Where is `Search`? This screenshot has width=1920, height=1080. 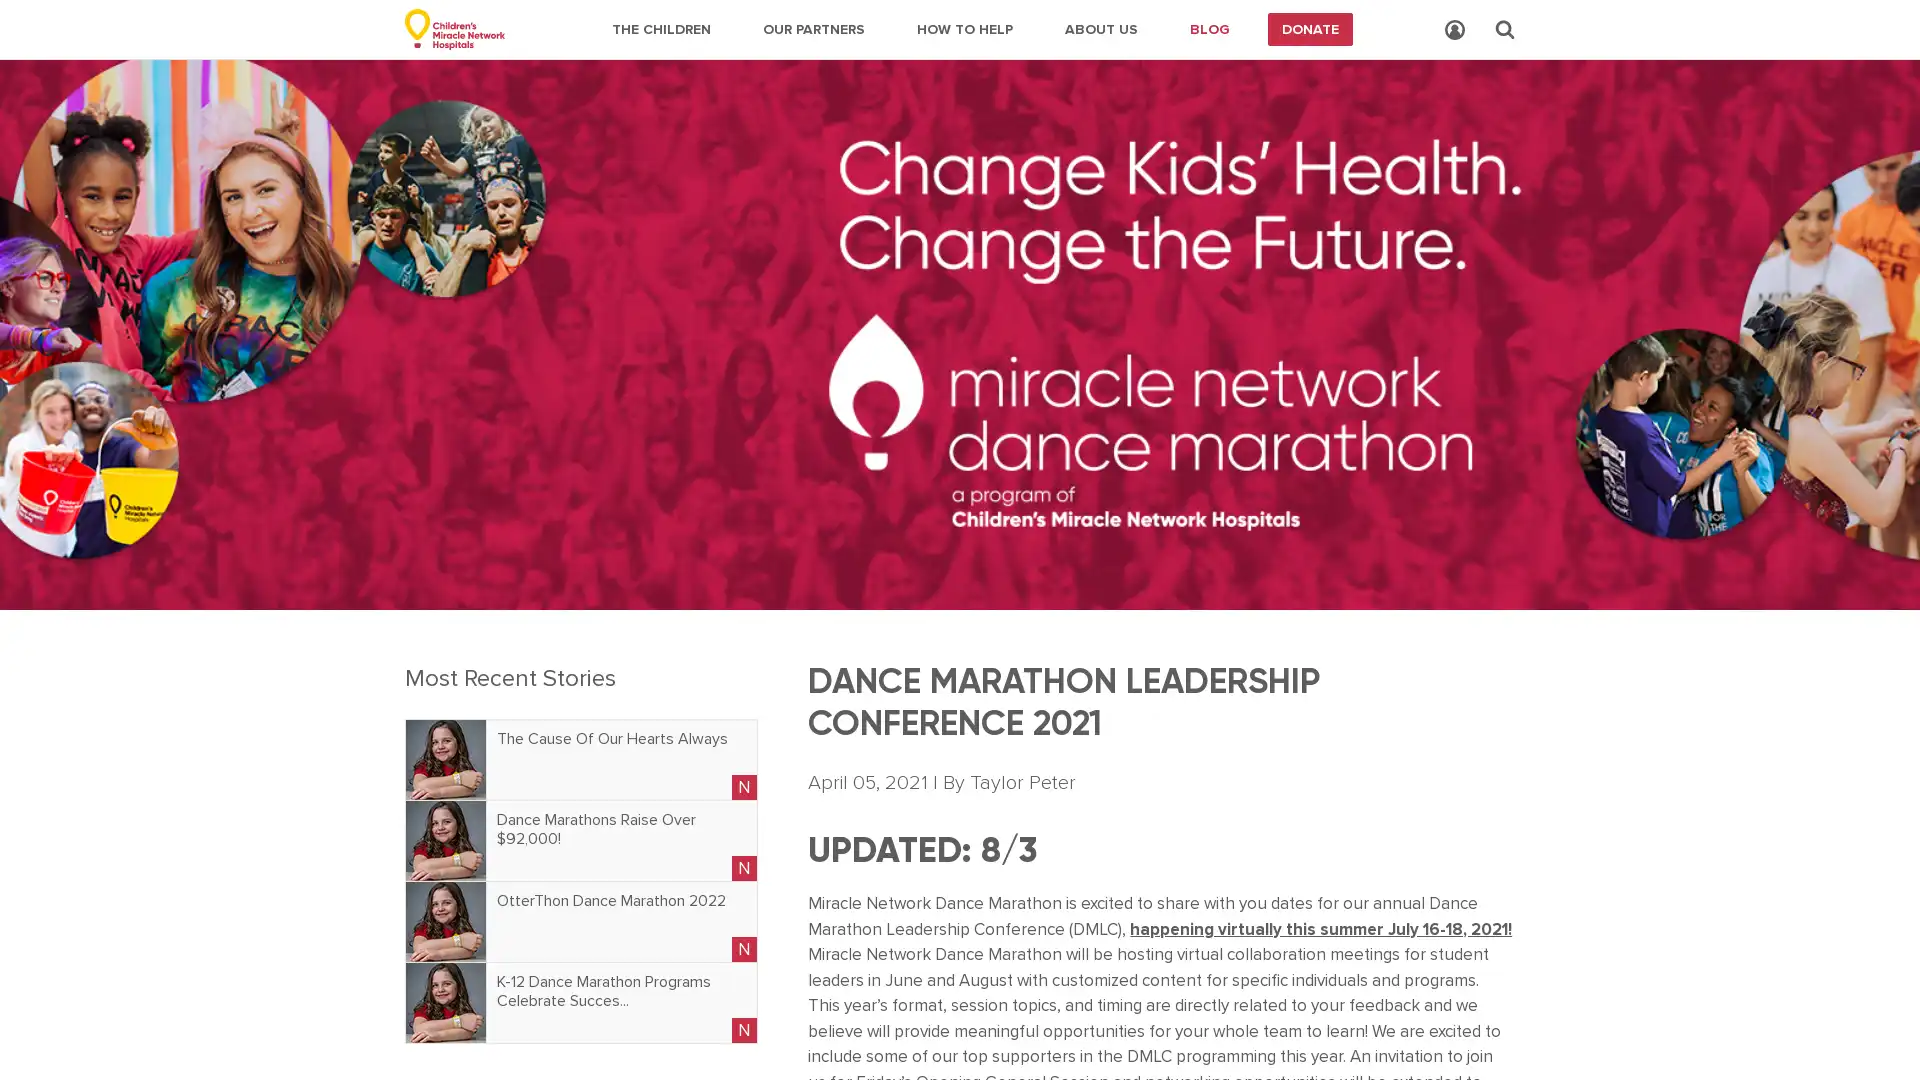
Search is located at coordinates (1505, 29).